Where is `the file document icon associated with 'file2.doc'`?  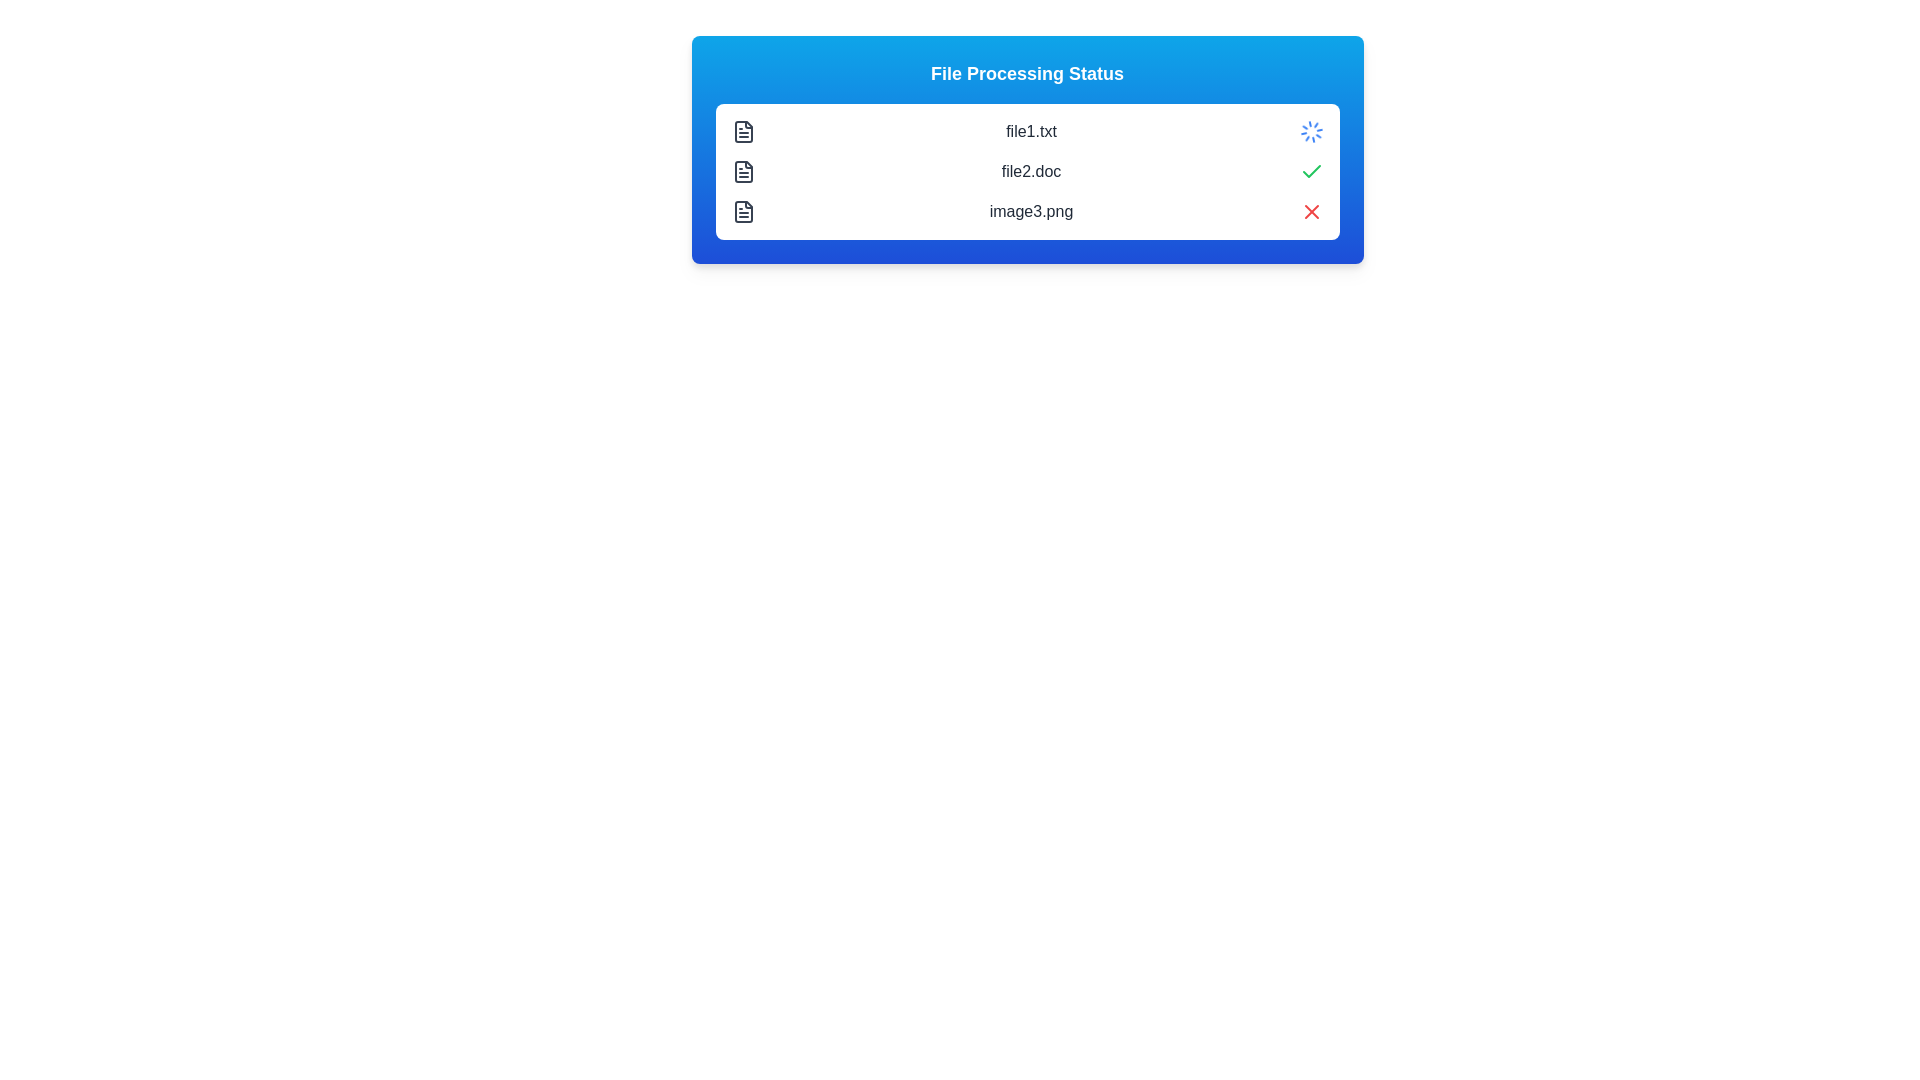 the file document icon associated with 'file2.doc' is located at coordinates (742, 171).